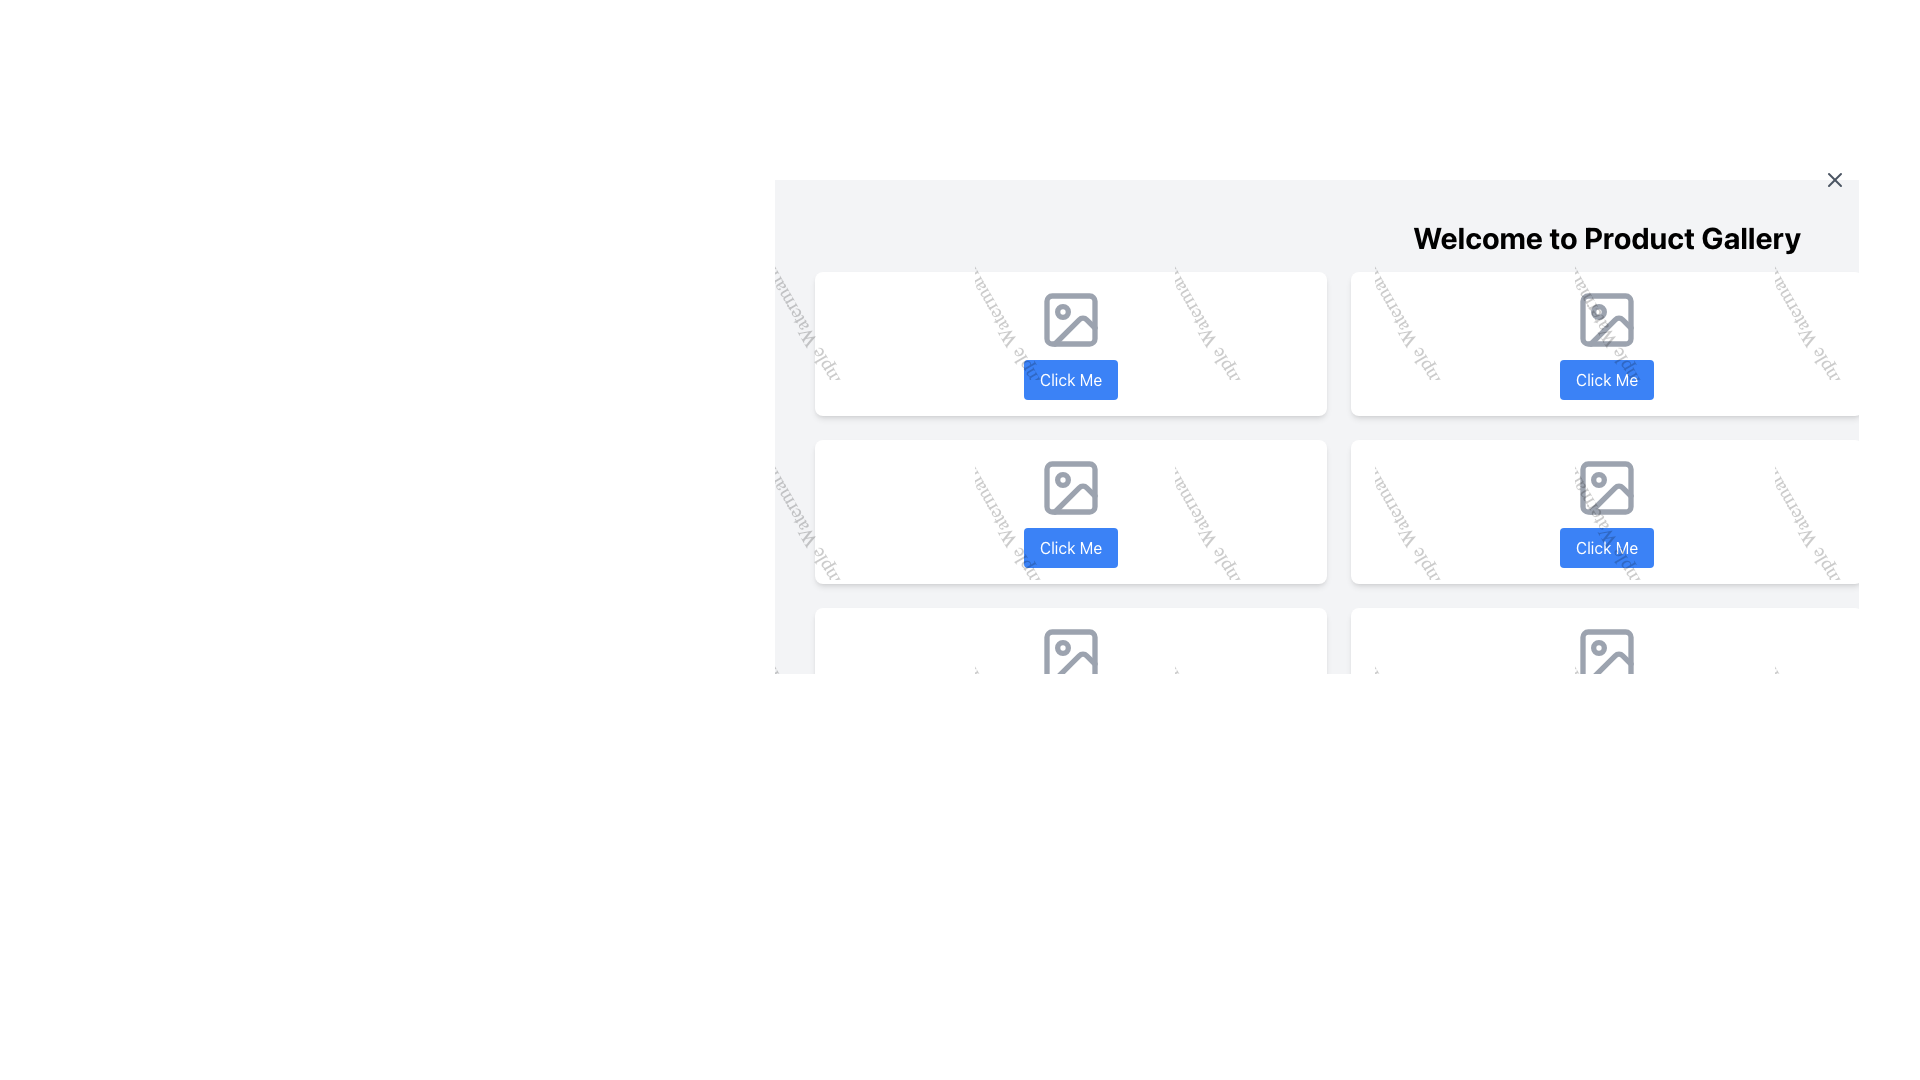  I want to click on small gray rectangle with rounded corners located in the bottom-left cell of the grid layout within the SVG graphic representing an image icon by opening the browser's developer tools, so click(1069, 655).